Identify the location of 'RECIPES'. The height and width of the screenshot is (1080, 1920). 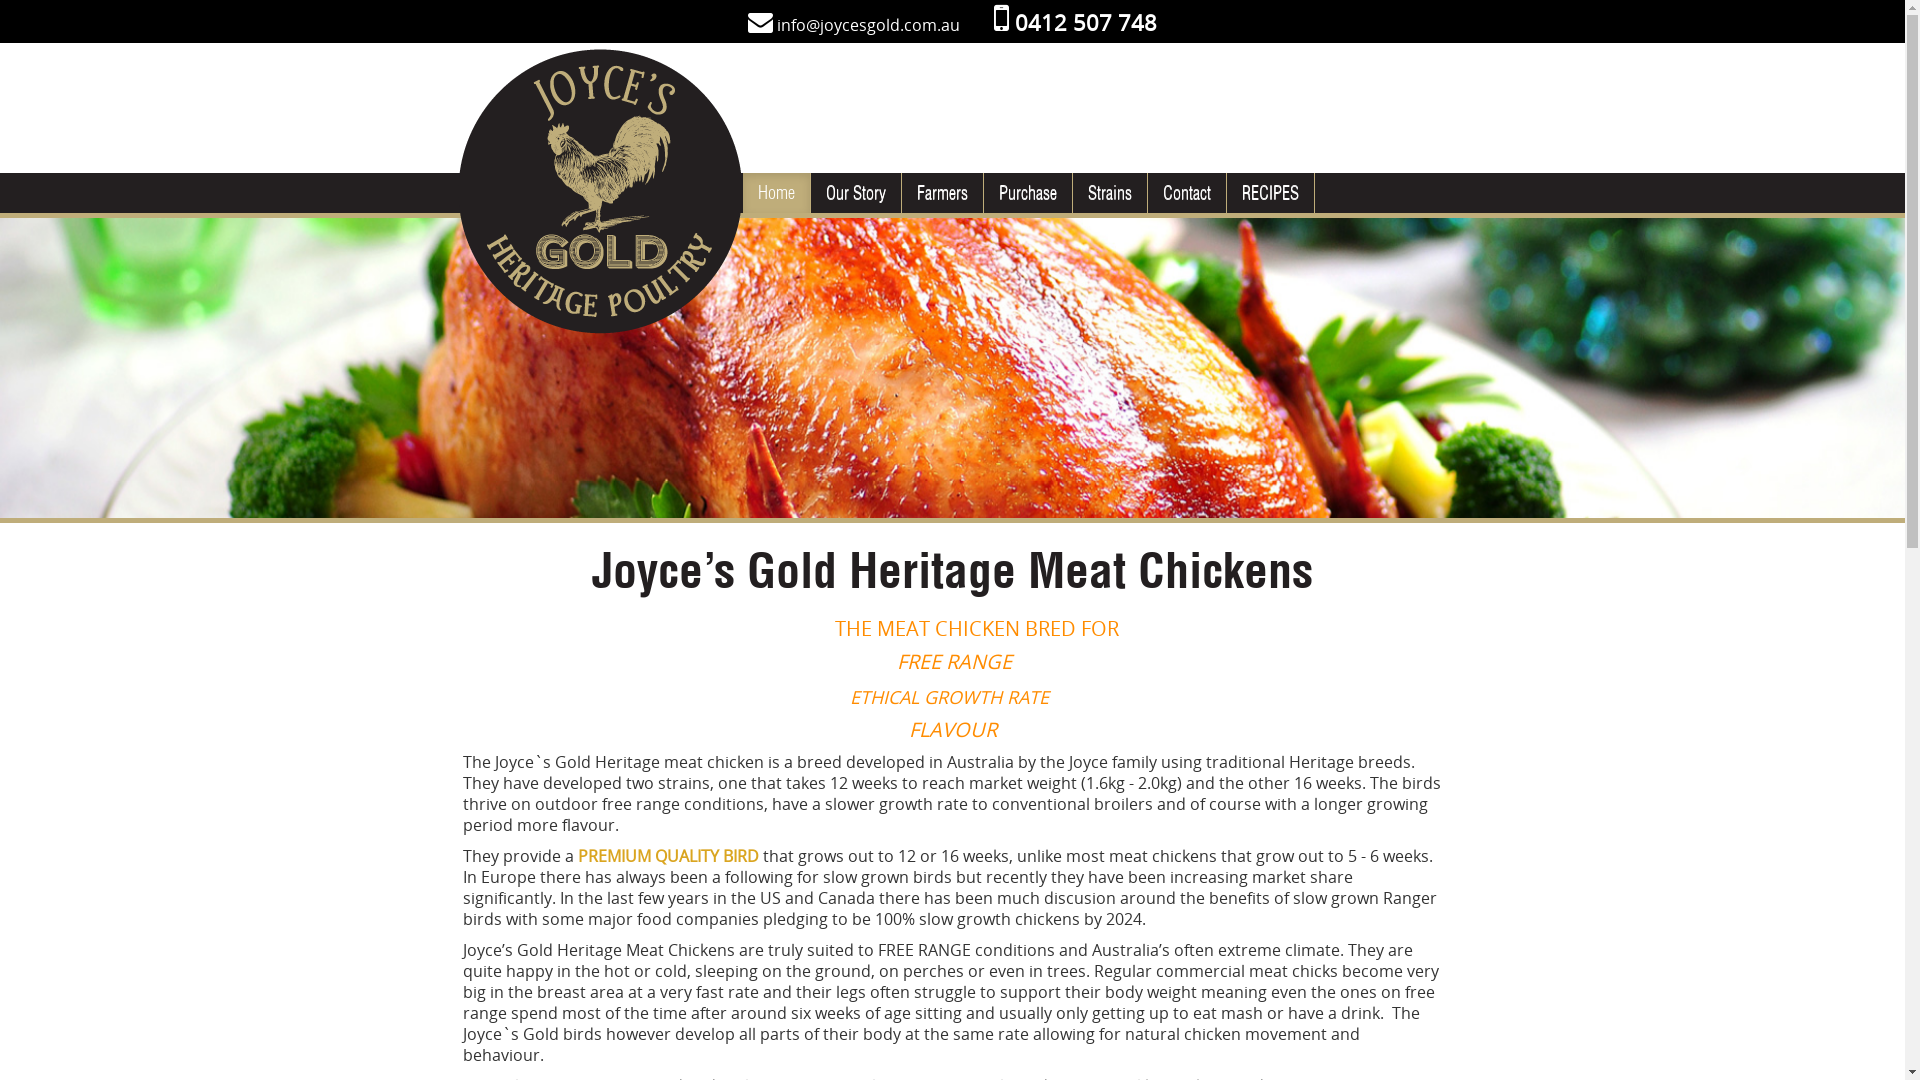
(1268, 192).